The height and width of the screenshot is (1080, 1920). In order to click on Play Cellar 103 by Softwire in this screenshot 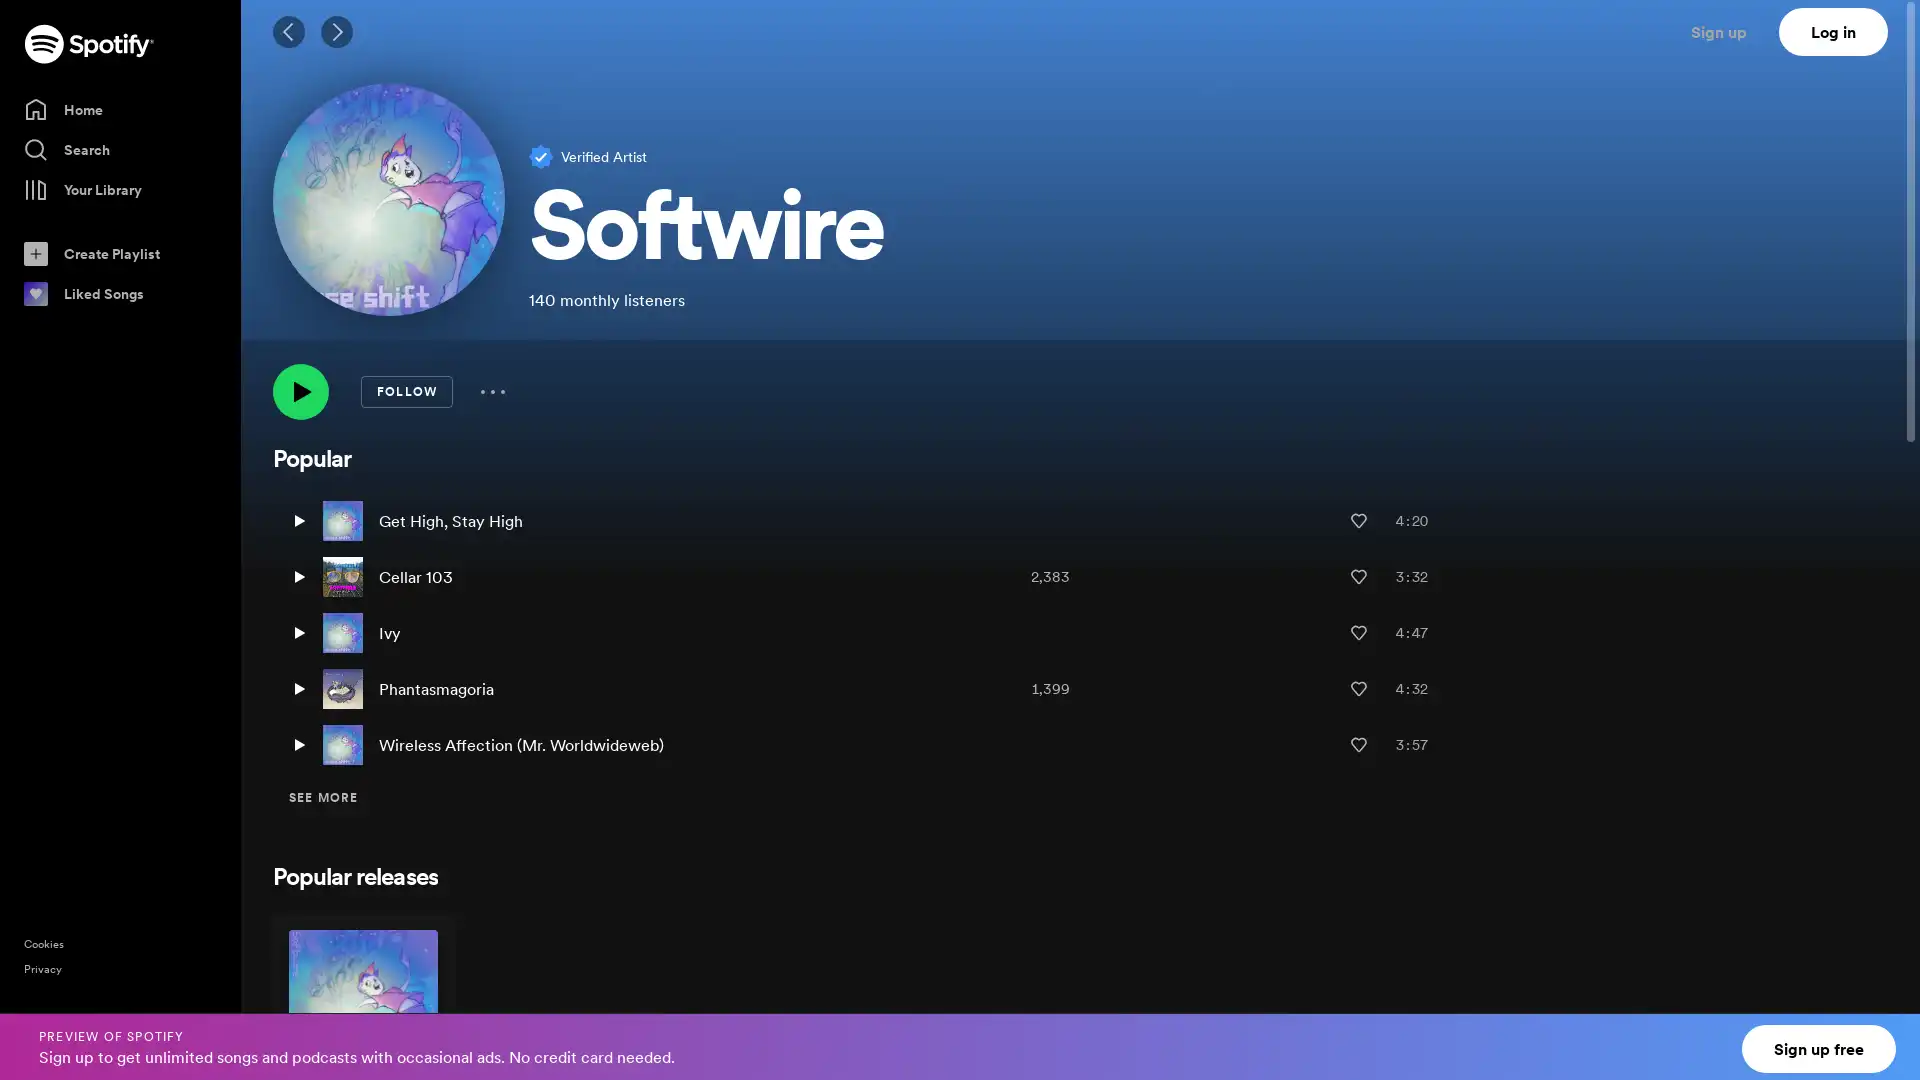, I will do `click(297, 577)`.